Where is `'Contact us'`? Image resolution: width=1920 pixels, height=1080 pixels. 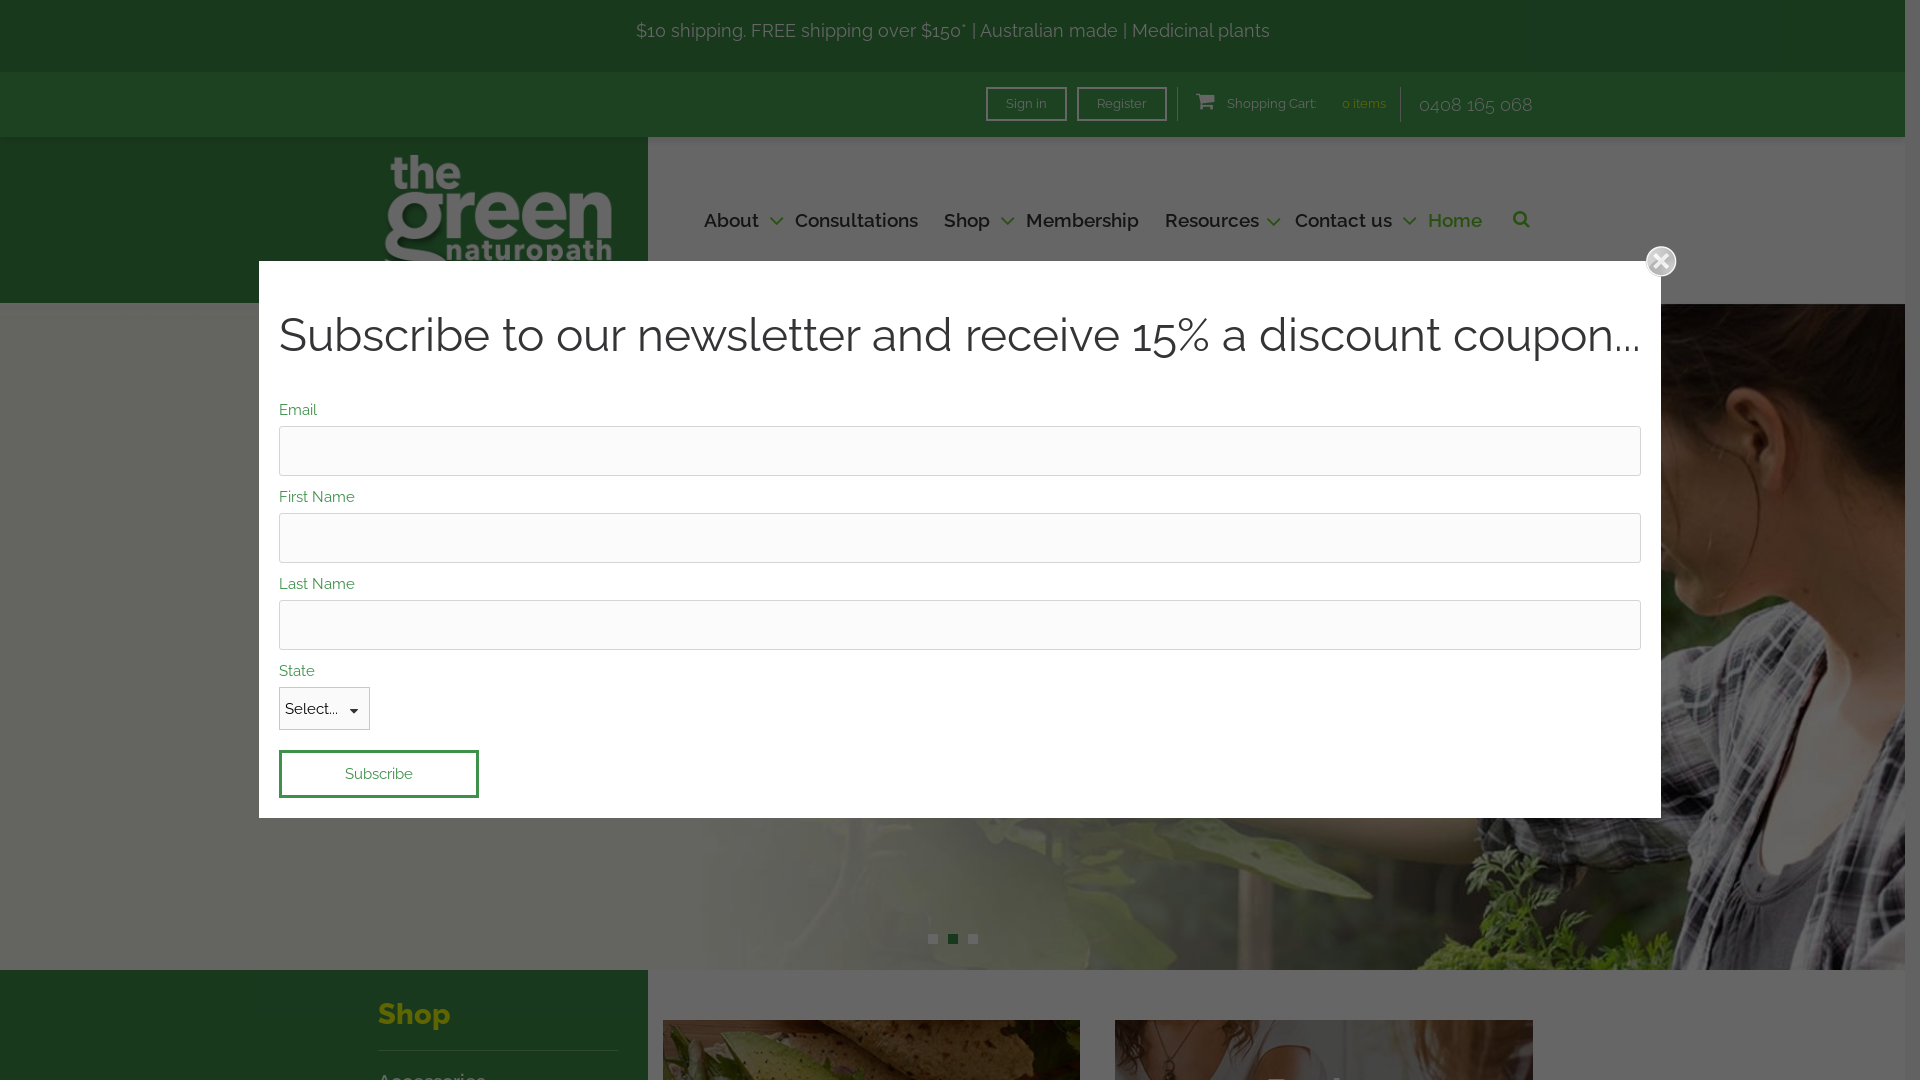
'Contact us' is located at coordinates (1348, 219).